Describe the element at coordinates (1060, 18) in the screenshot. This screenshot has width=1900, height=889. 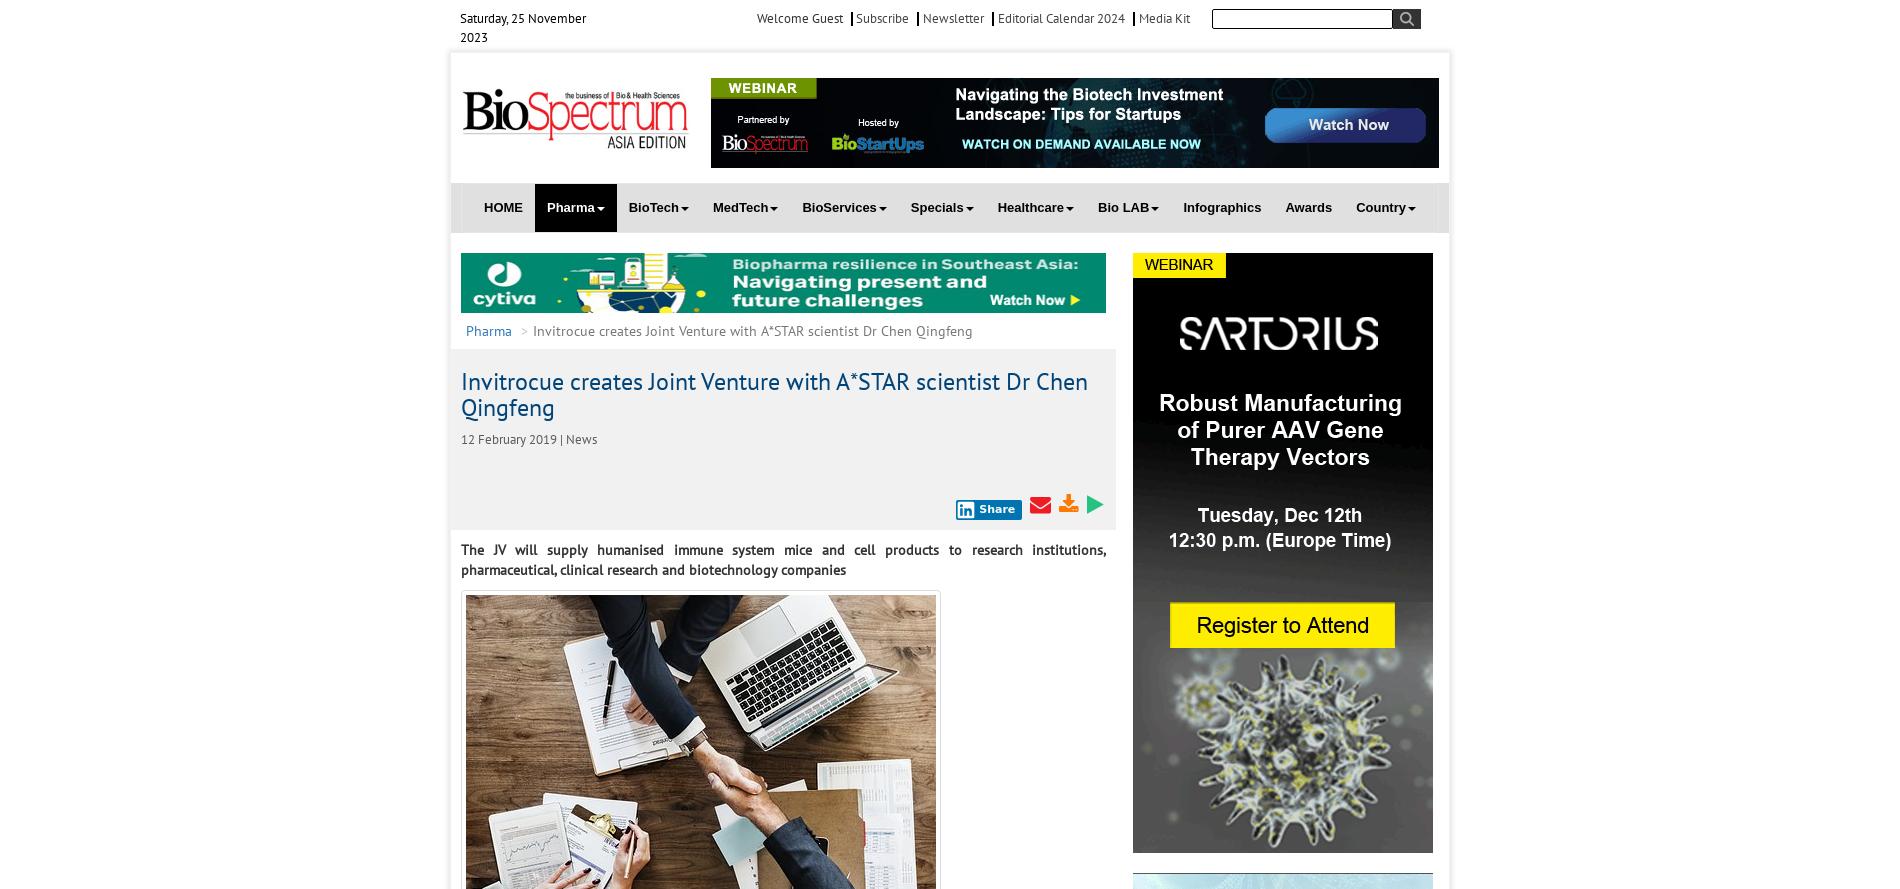
I see `'Editorial Calendar 2024'` at that location.